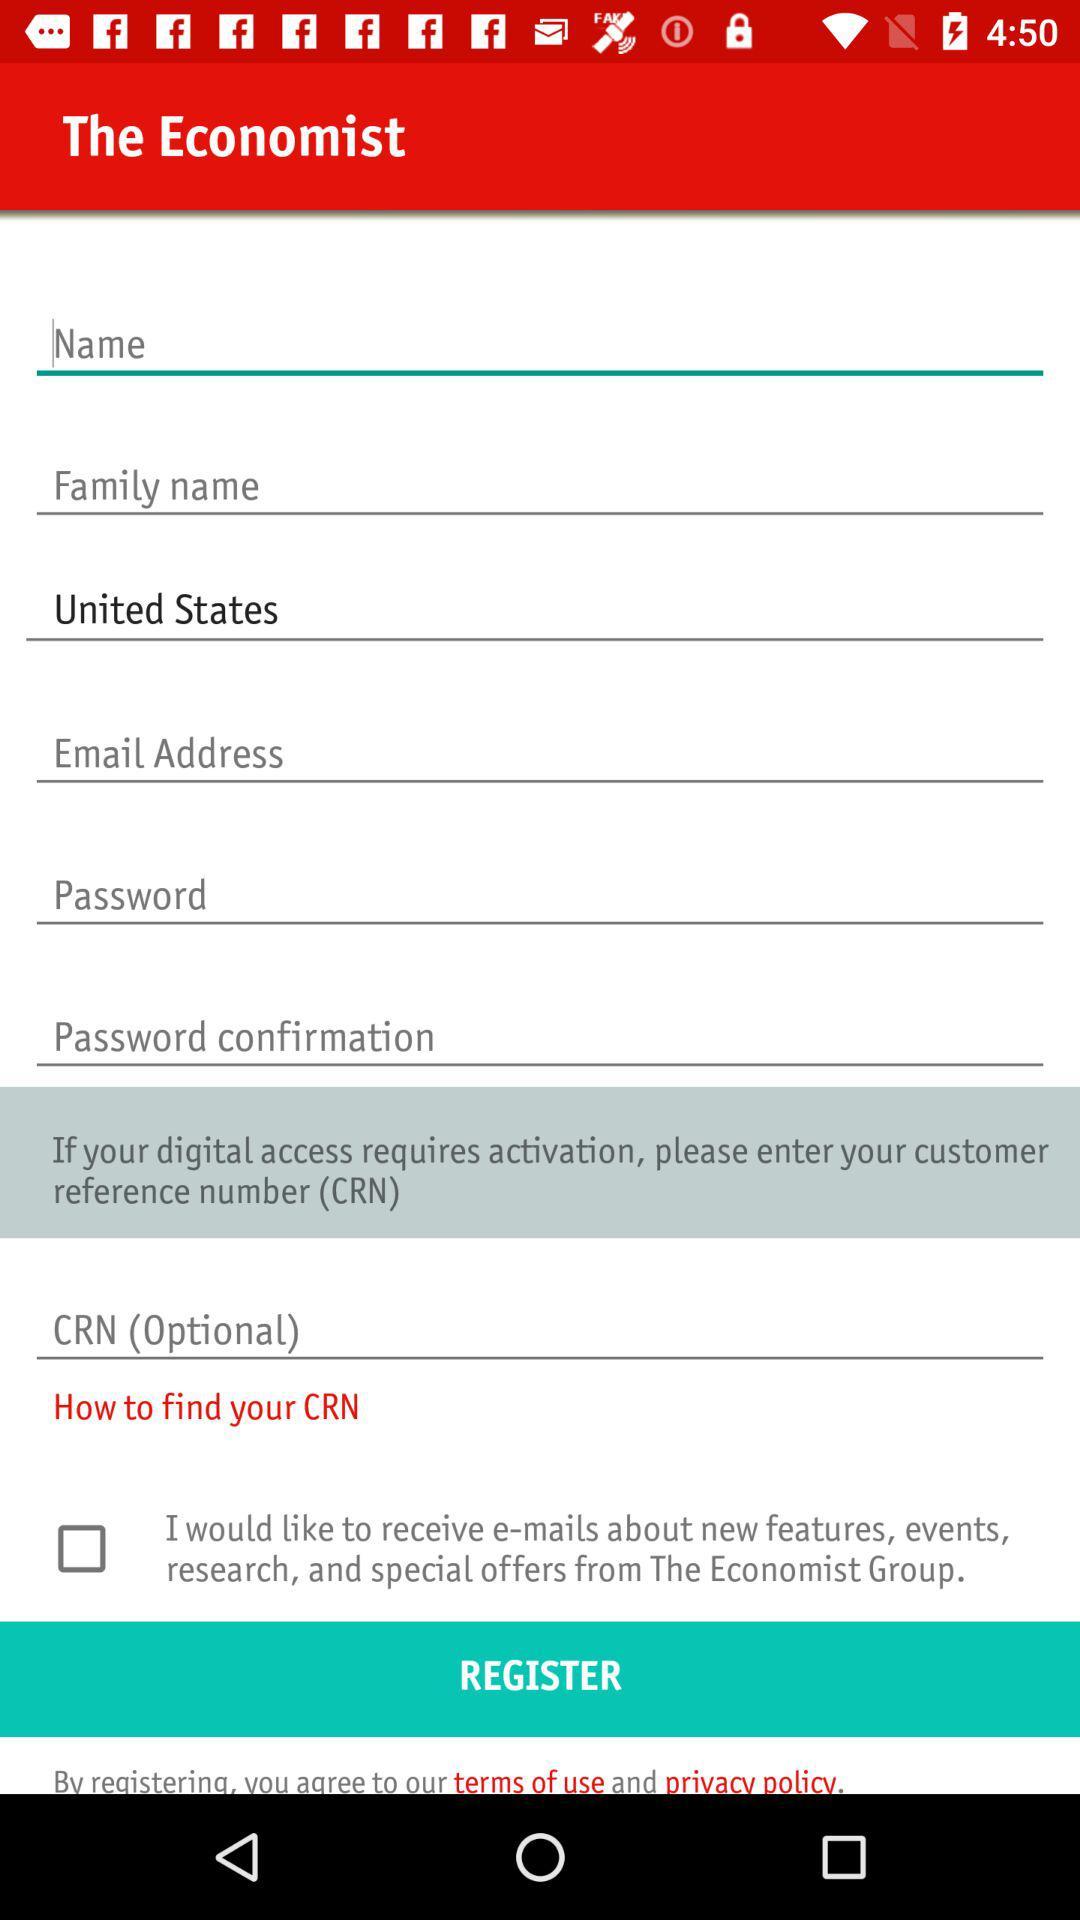  I want to click on receive option, so click(92, 1547).